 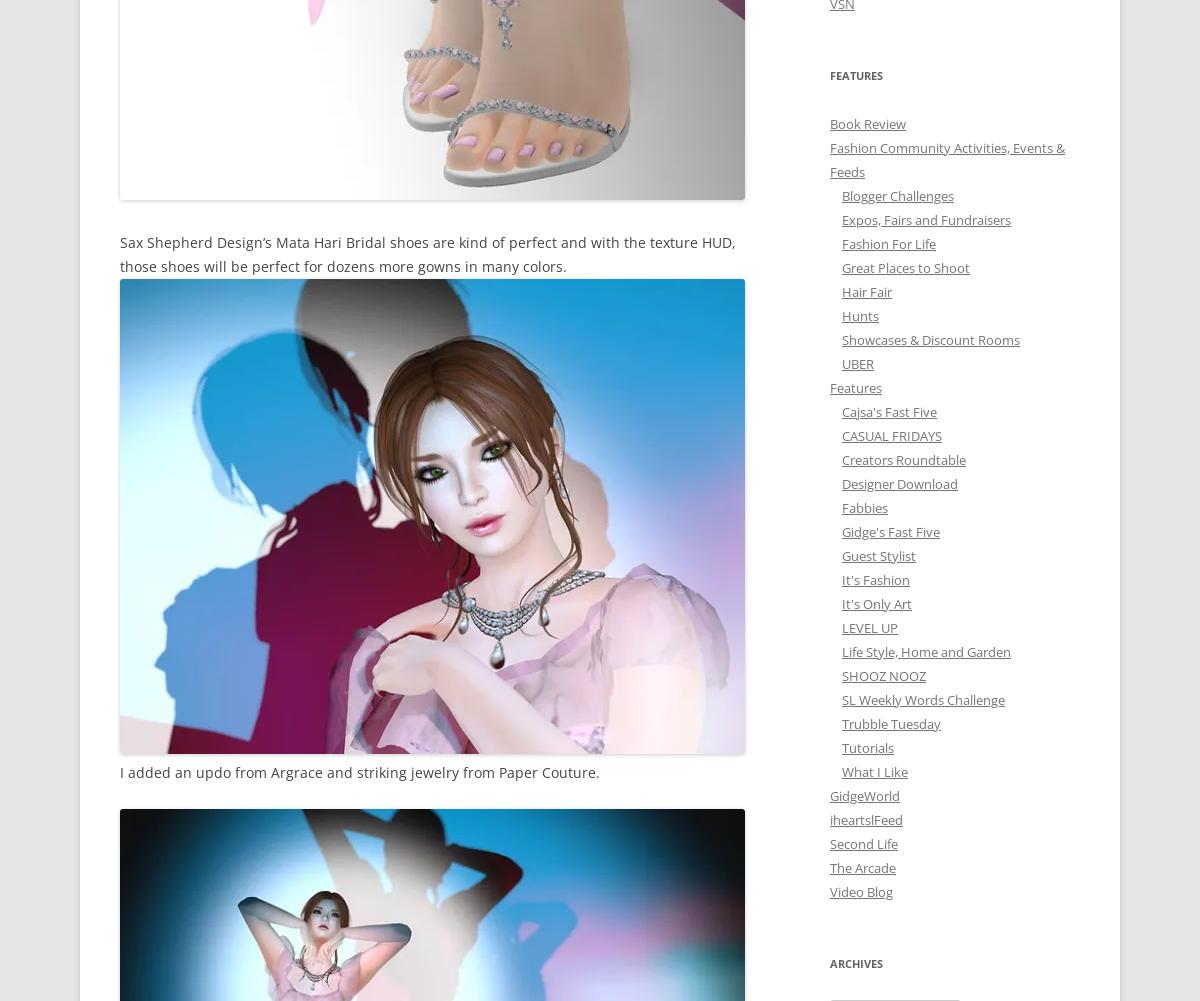 What do you see at coordinates (841, 290) in the screenshot?
I see `'Hair Fair'` at bounding box center [841, 290].